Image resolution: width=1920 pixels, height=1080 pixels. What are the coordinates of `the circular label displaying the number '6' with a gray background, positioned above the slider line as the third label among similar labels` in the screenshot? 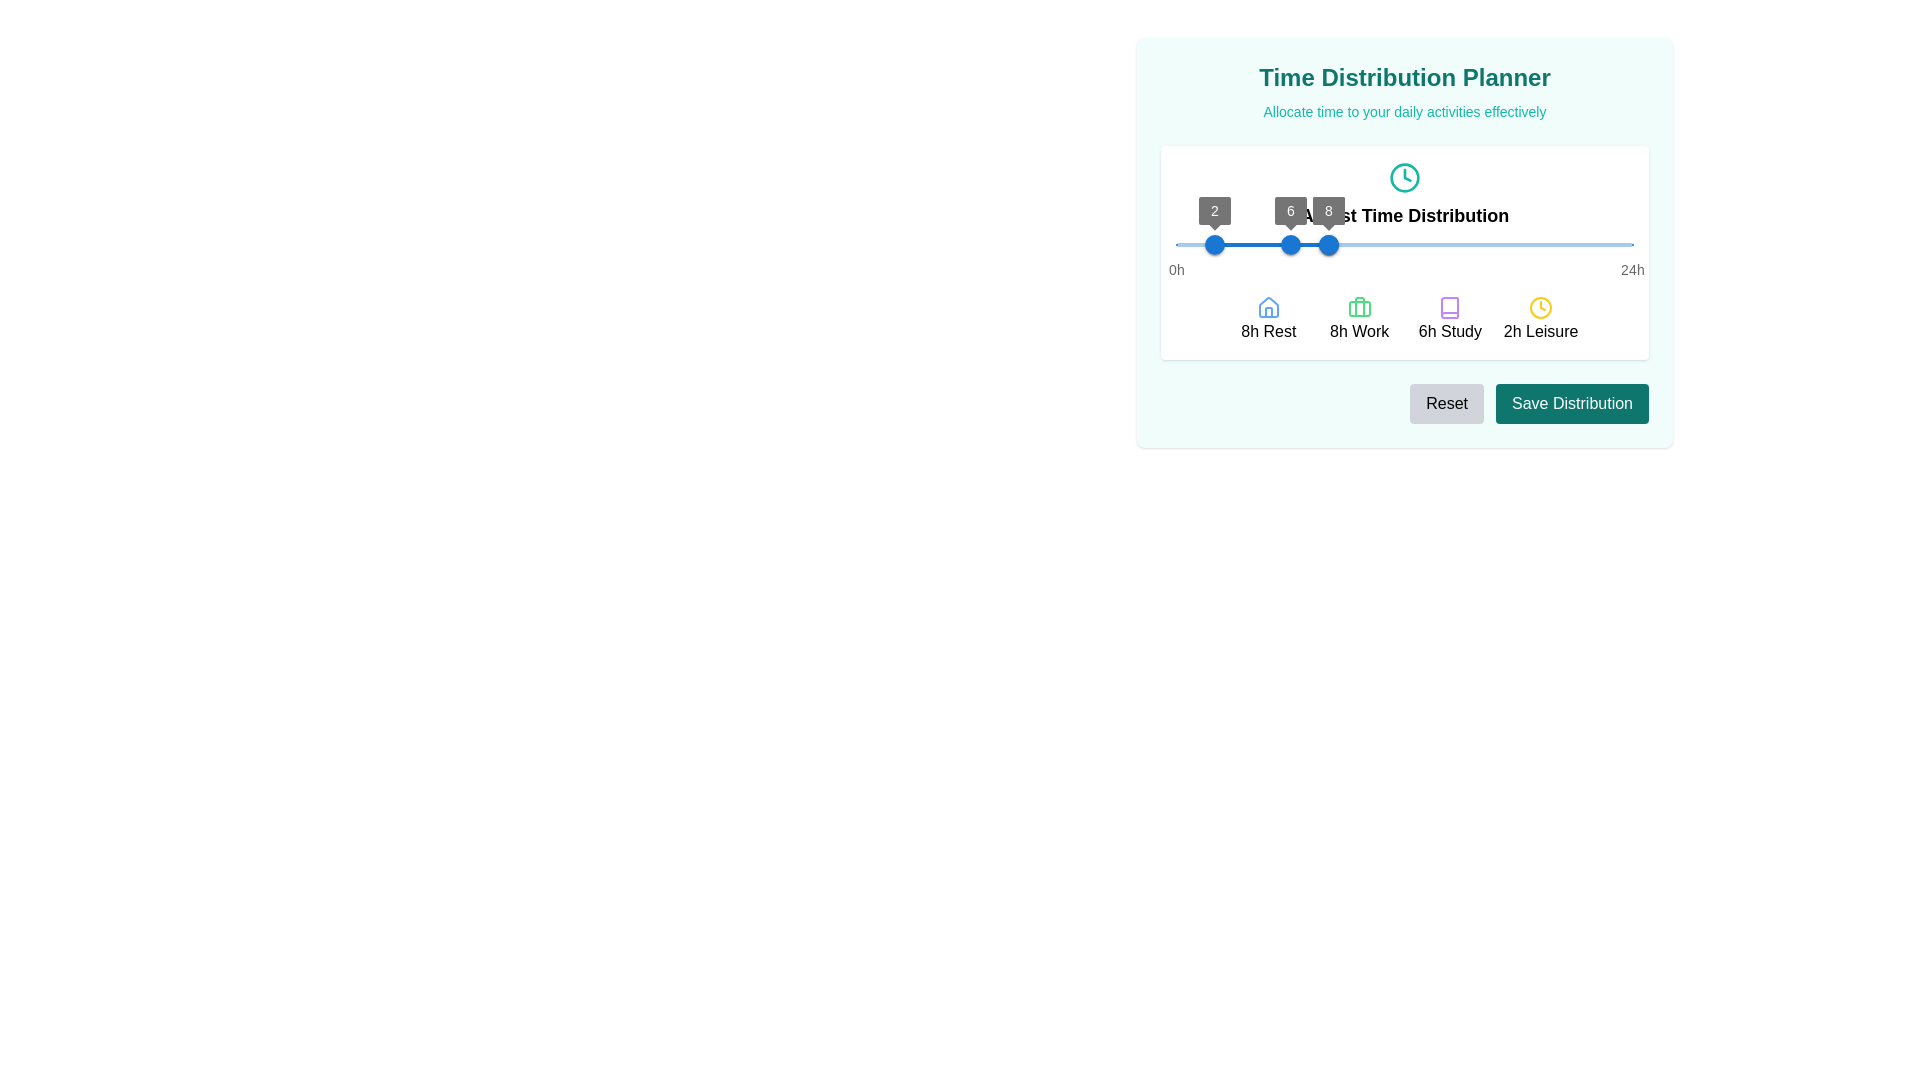 It's located at (1291, 209).